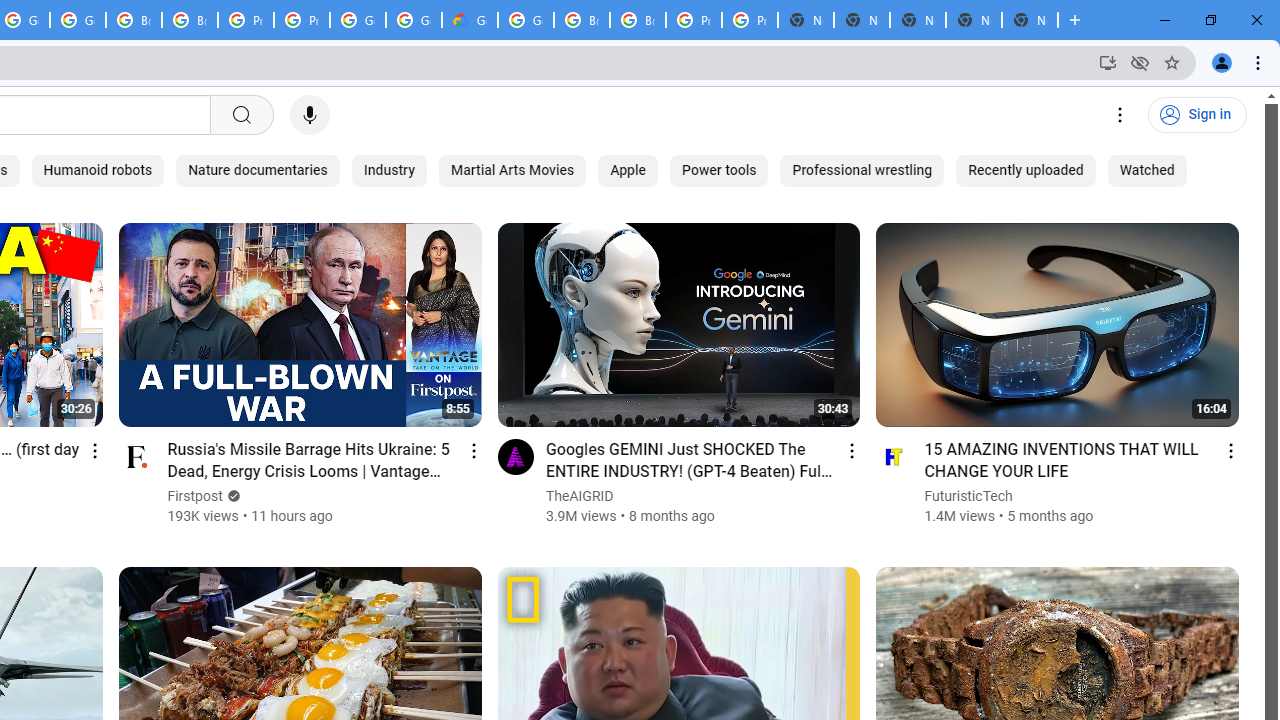  Describe the element at coordinates (1030, 20) in the screenshot. I see `'New Tab'` at that location.